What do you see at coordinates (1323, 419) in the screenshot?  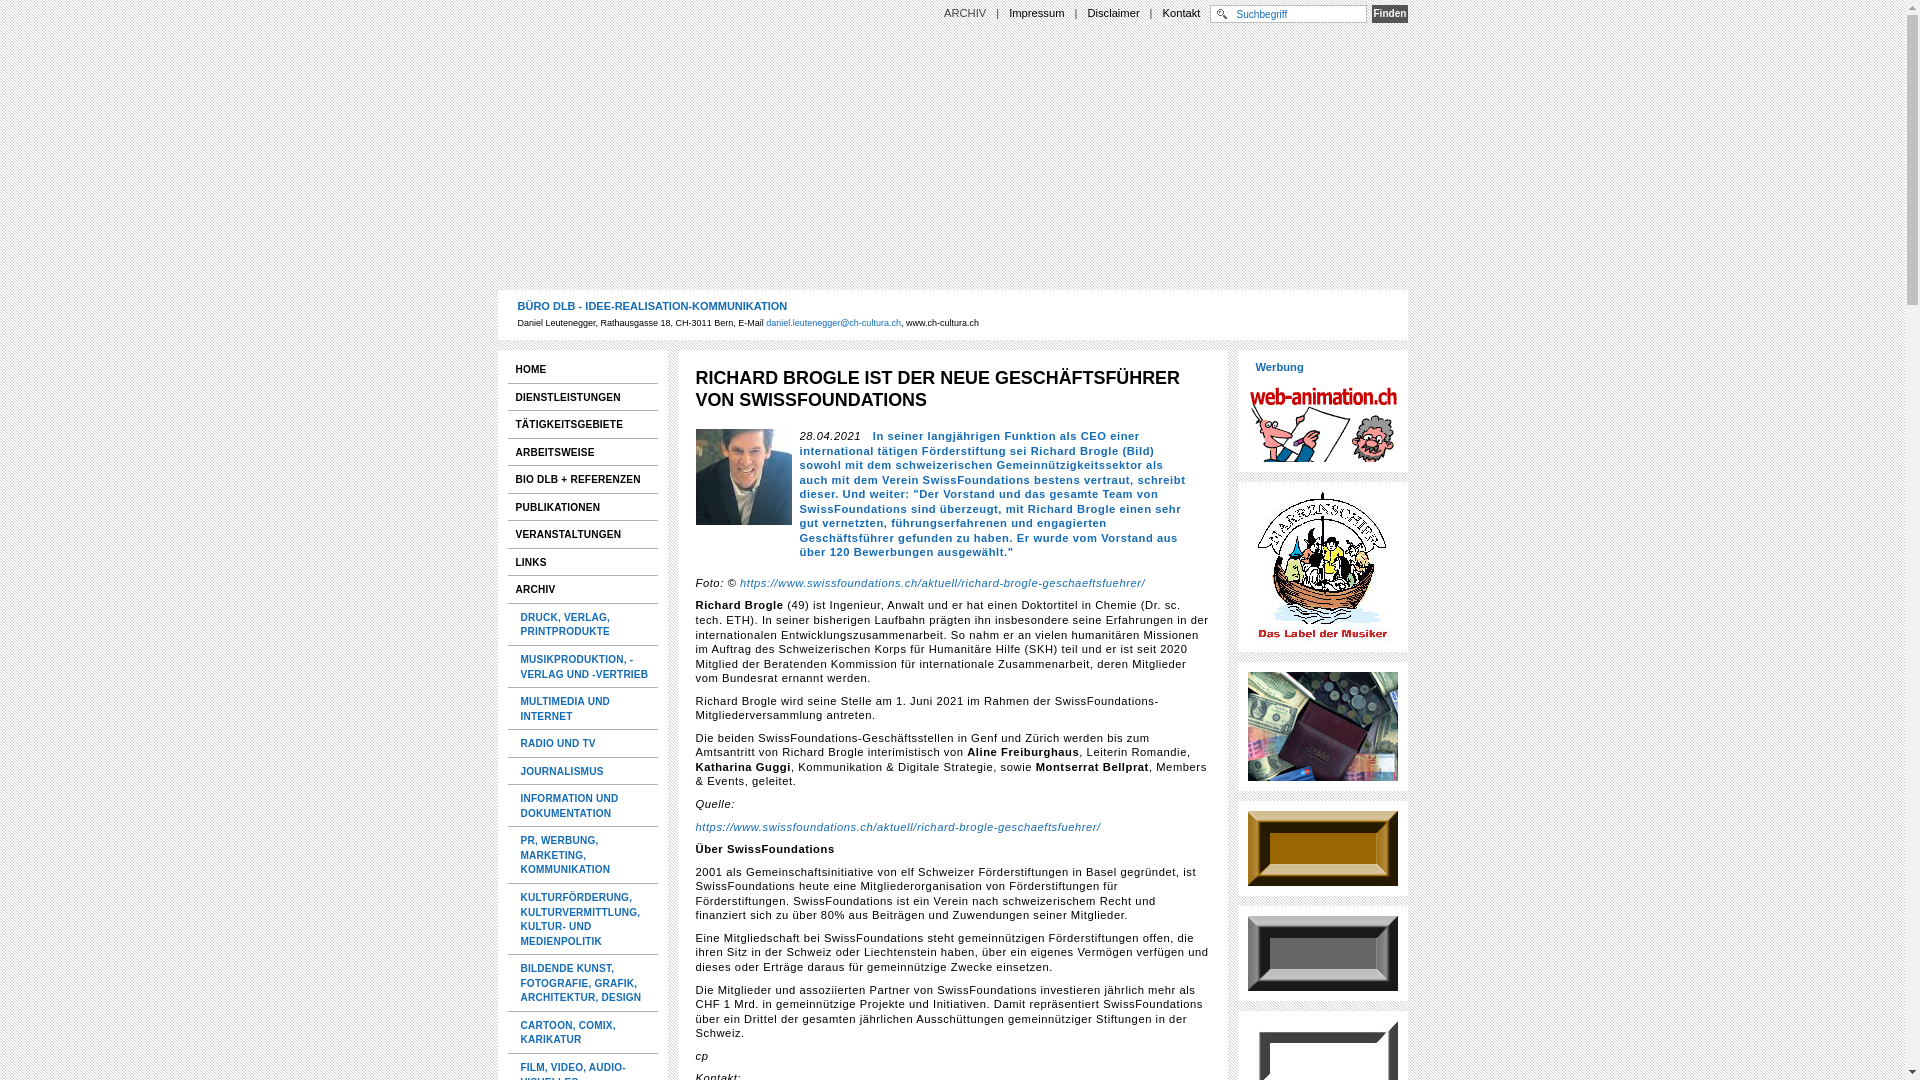 I see `'web-animation.ch'` at bounding box center [1323, 419].